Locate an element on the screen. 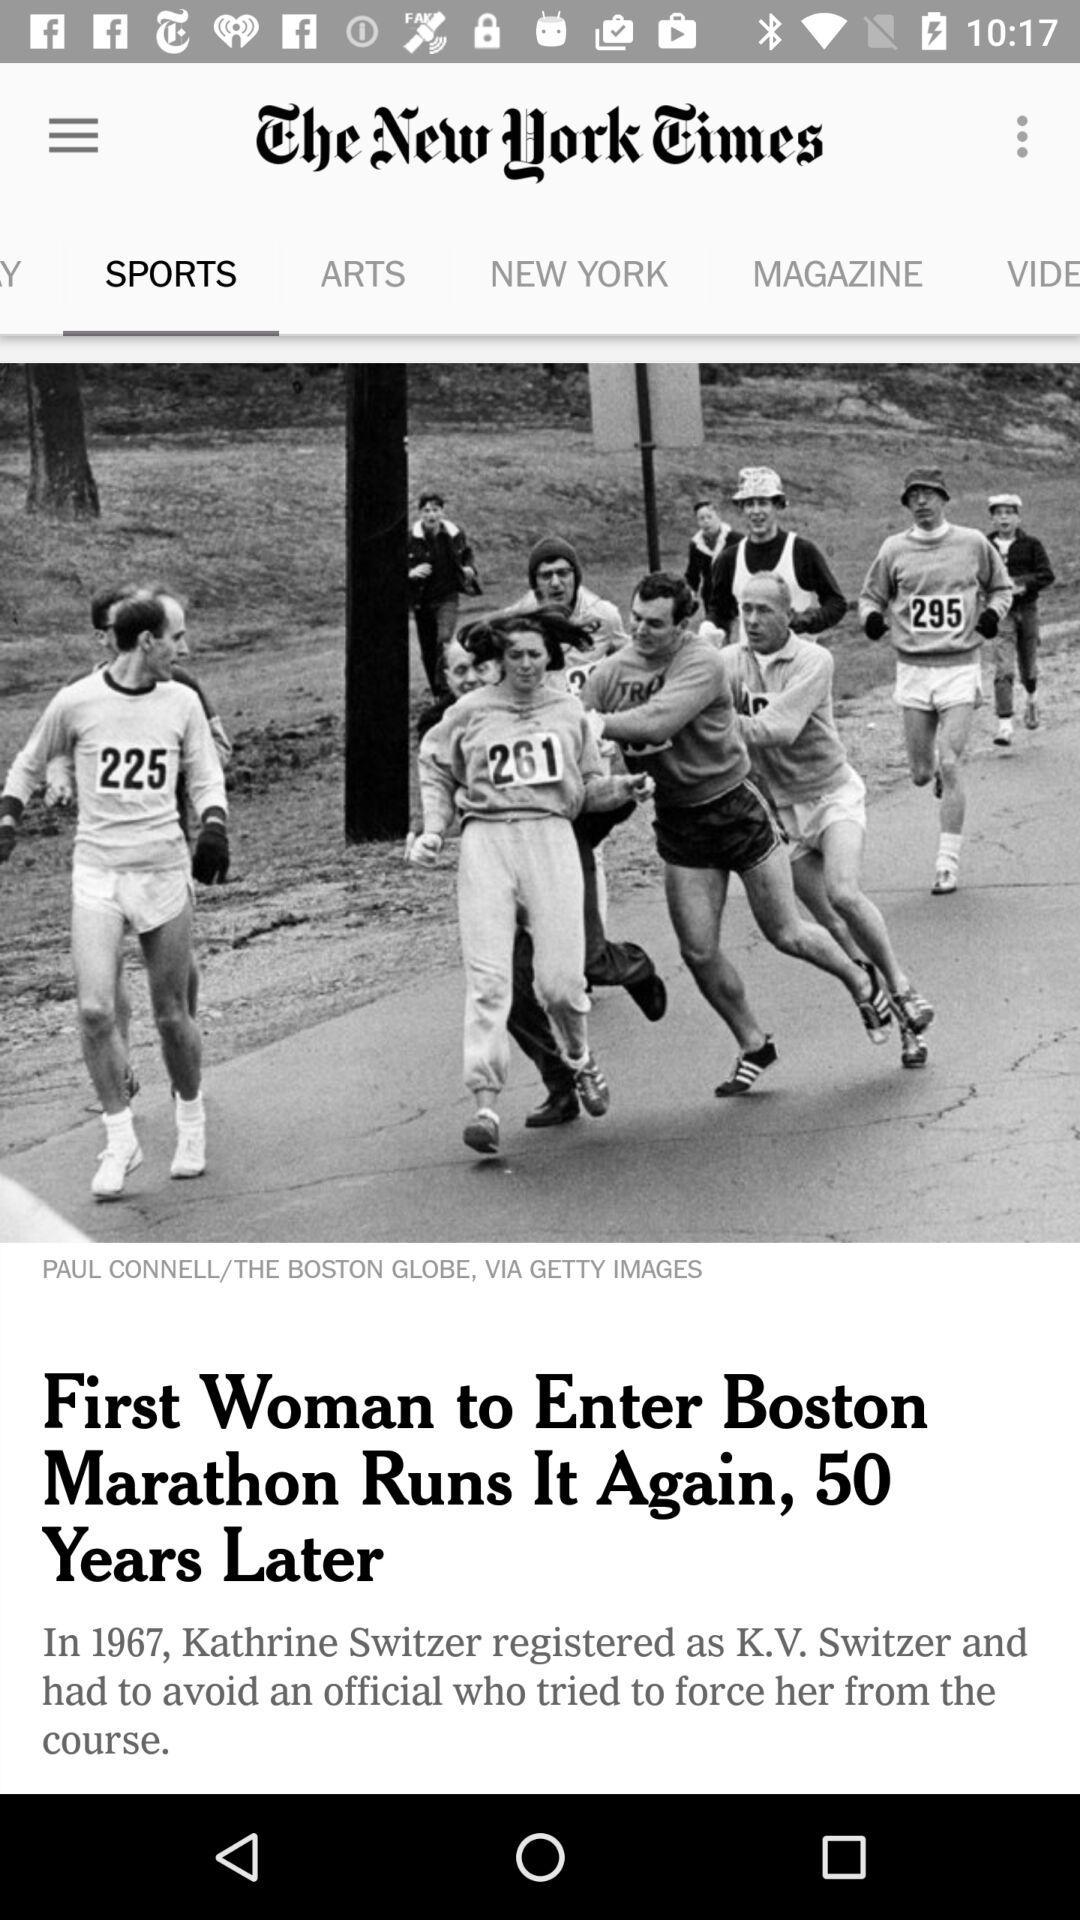 The image size is (1080, 1920). icon next to the new york icon is located at coordinates (837, 272).